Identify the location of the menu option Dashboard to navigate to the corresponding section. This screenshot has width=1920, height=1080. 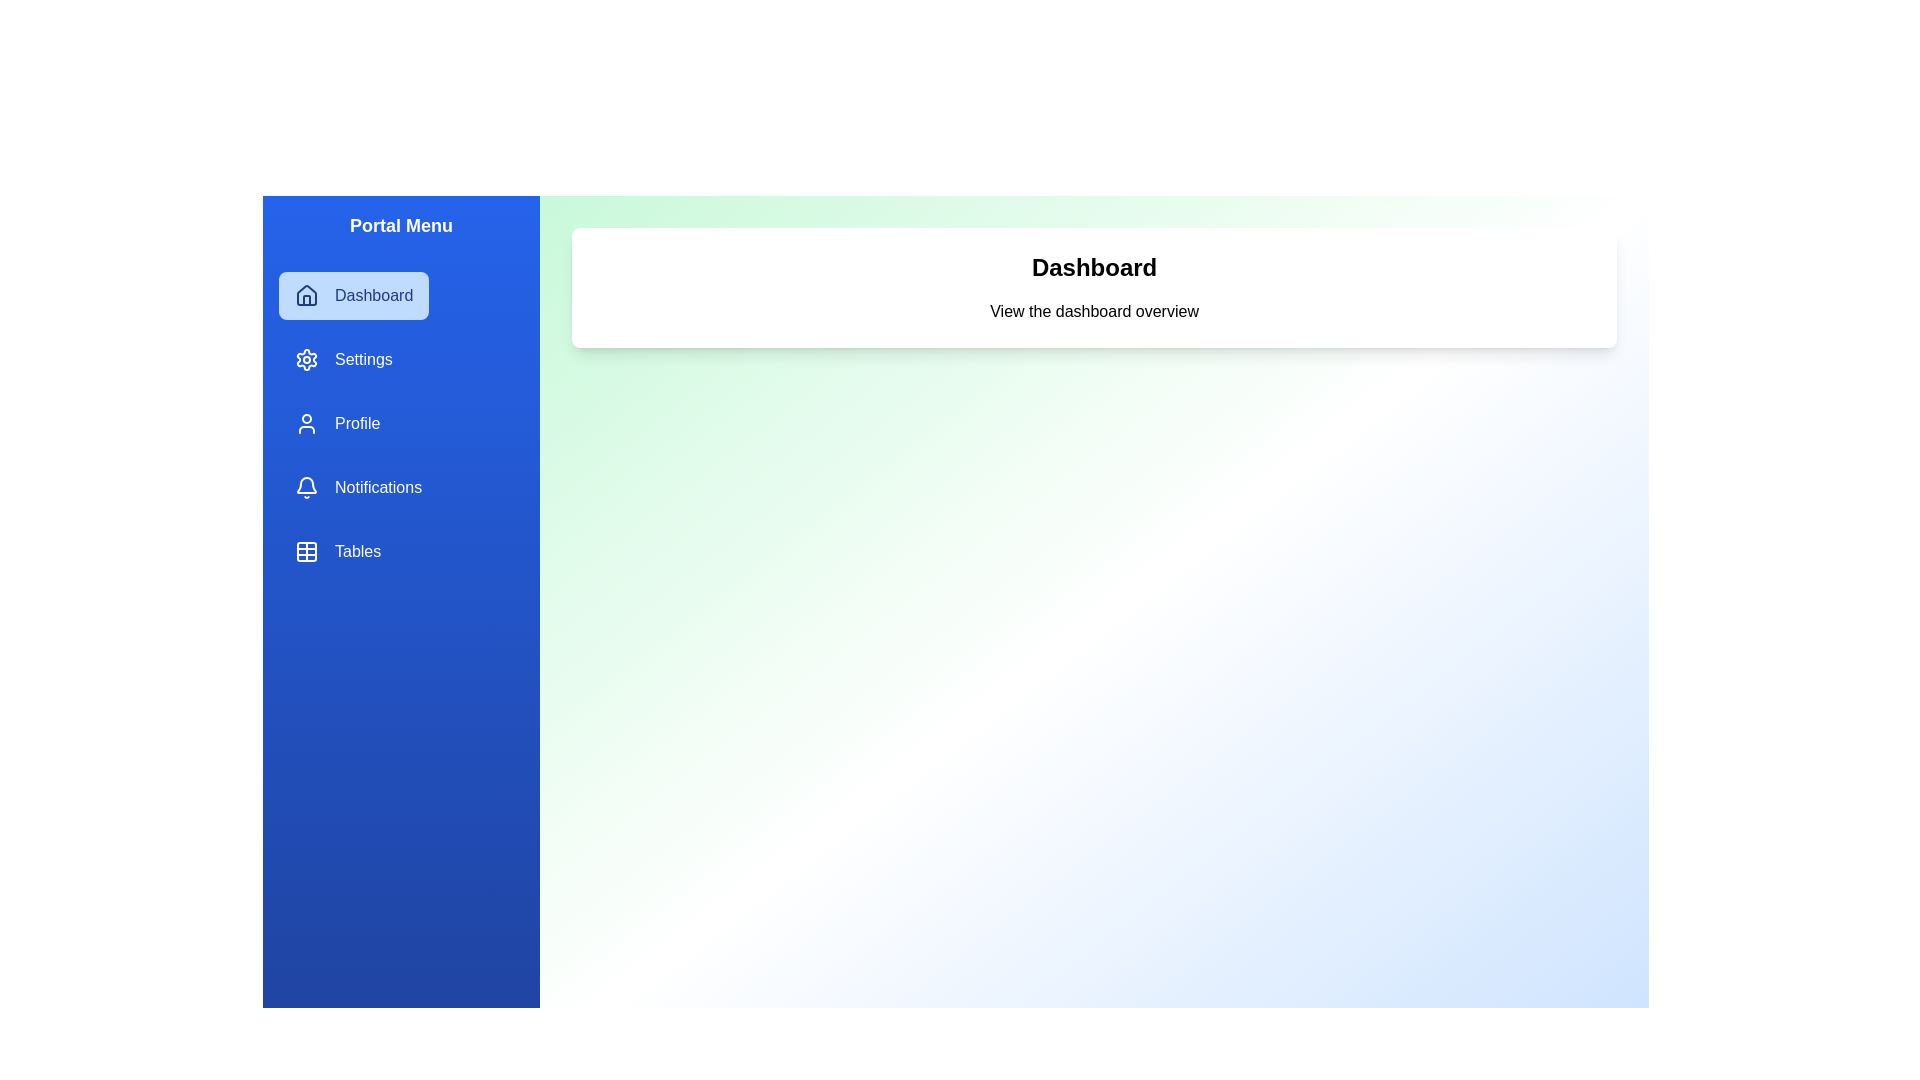
(354, 296).